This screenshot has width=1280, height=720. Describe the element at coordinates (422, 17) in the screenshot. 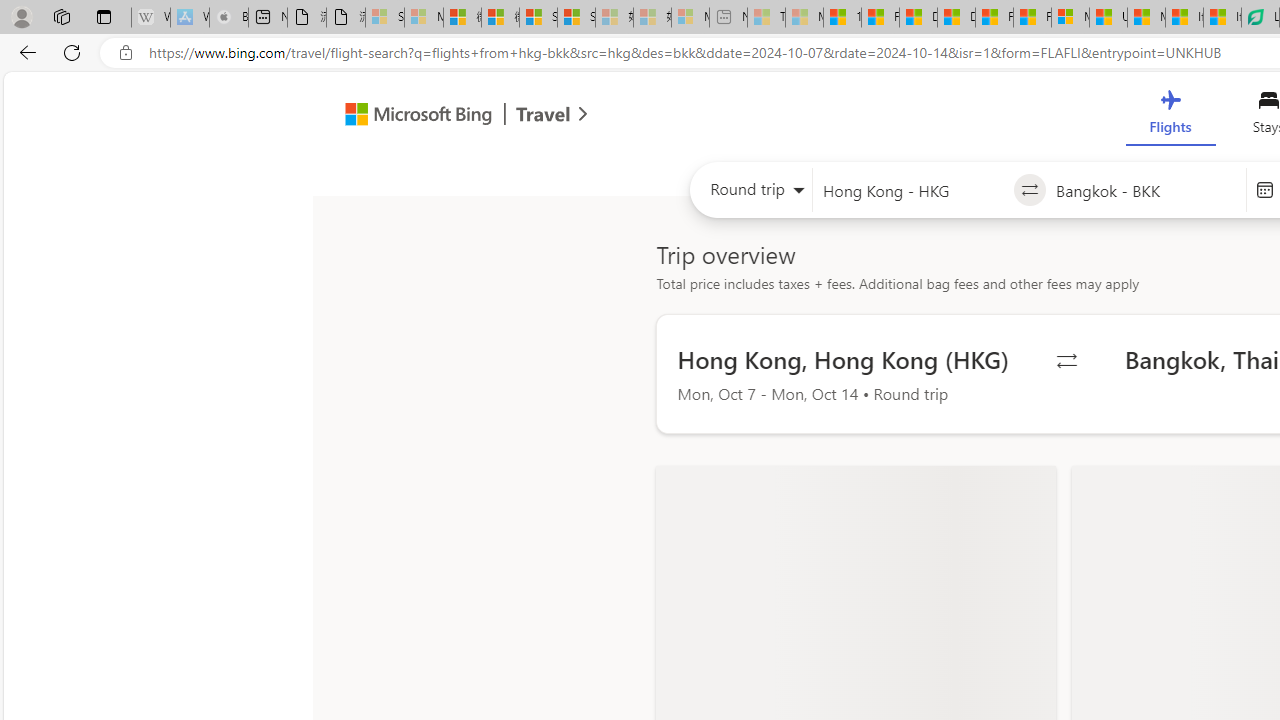

I see `'Microsoft Services Agreement - Sleeping'` at that location.